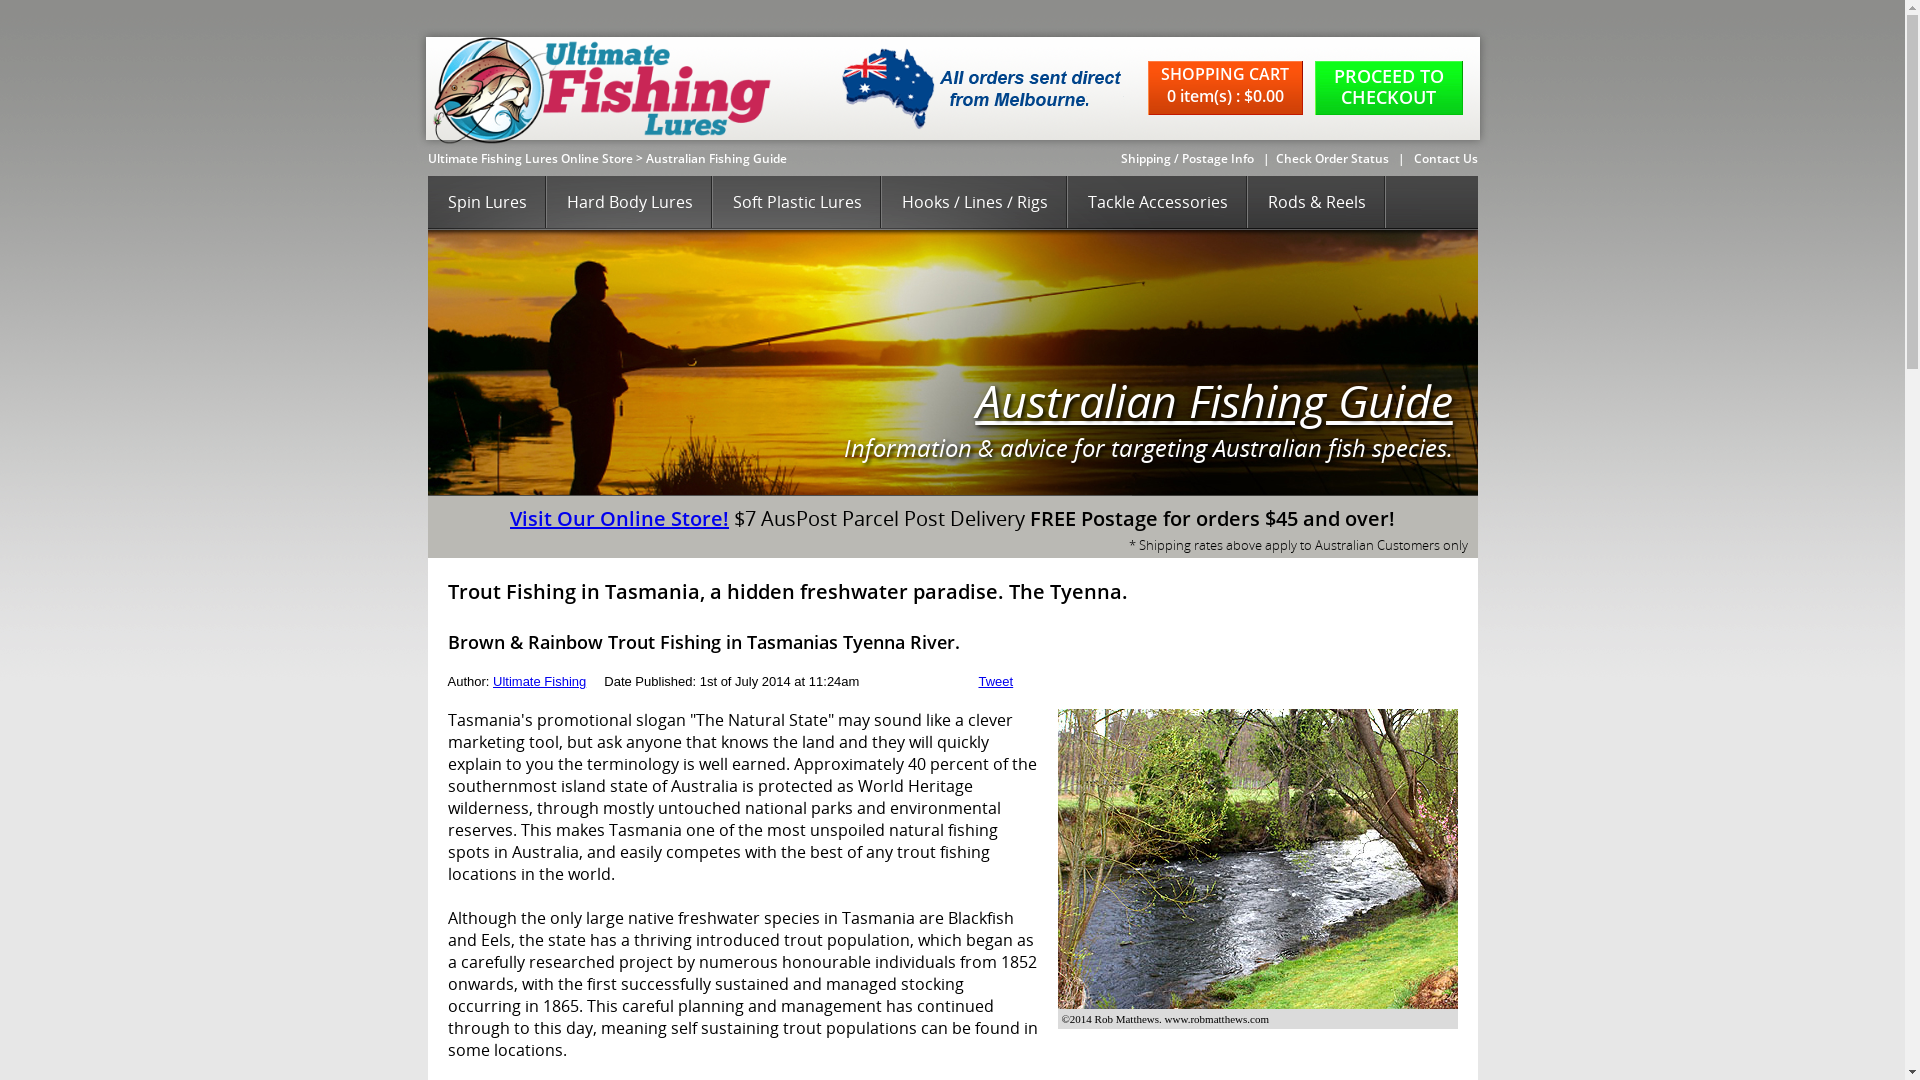 This screenshot has height=1080, width=1920. Describe the element at coordinates (795, 203) in the screenshot. I see `'Soft Plastic Lures'` at that location.